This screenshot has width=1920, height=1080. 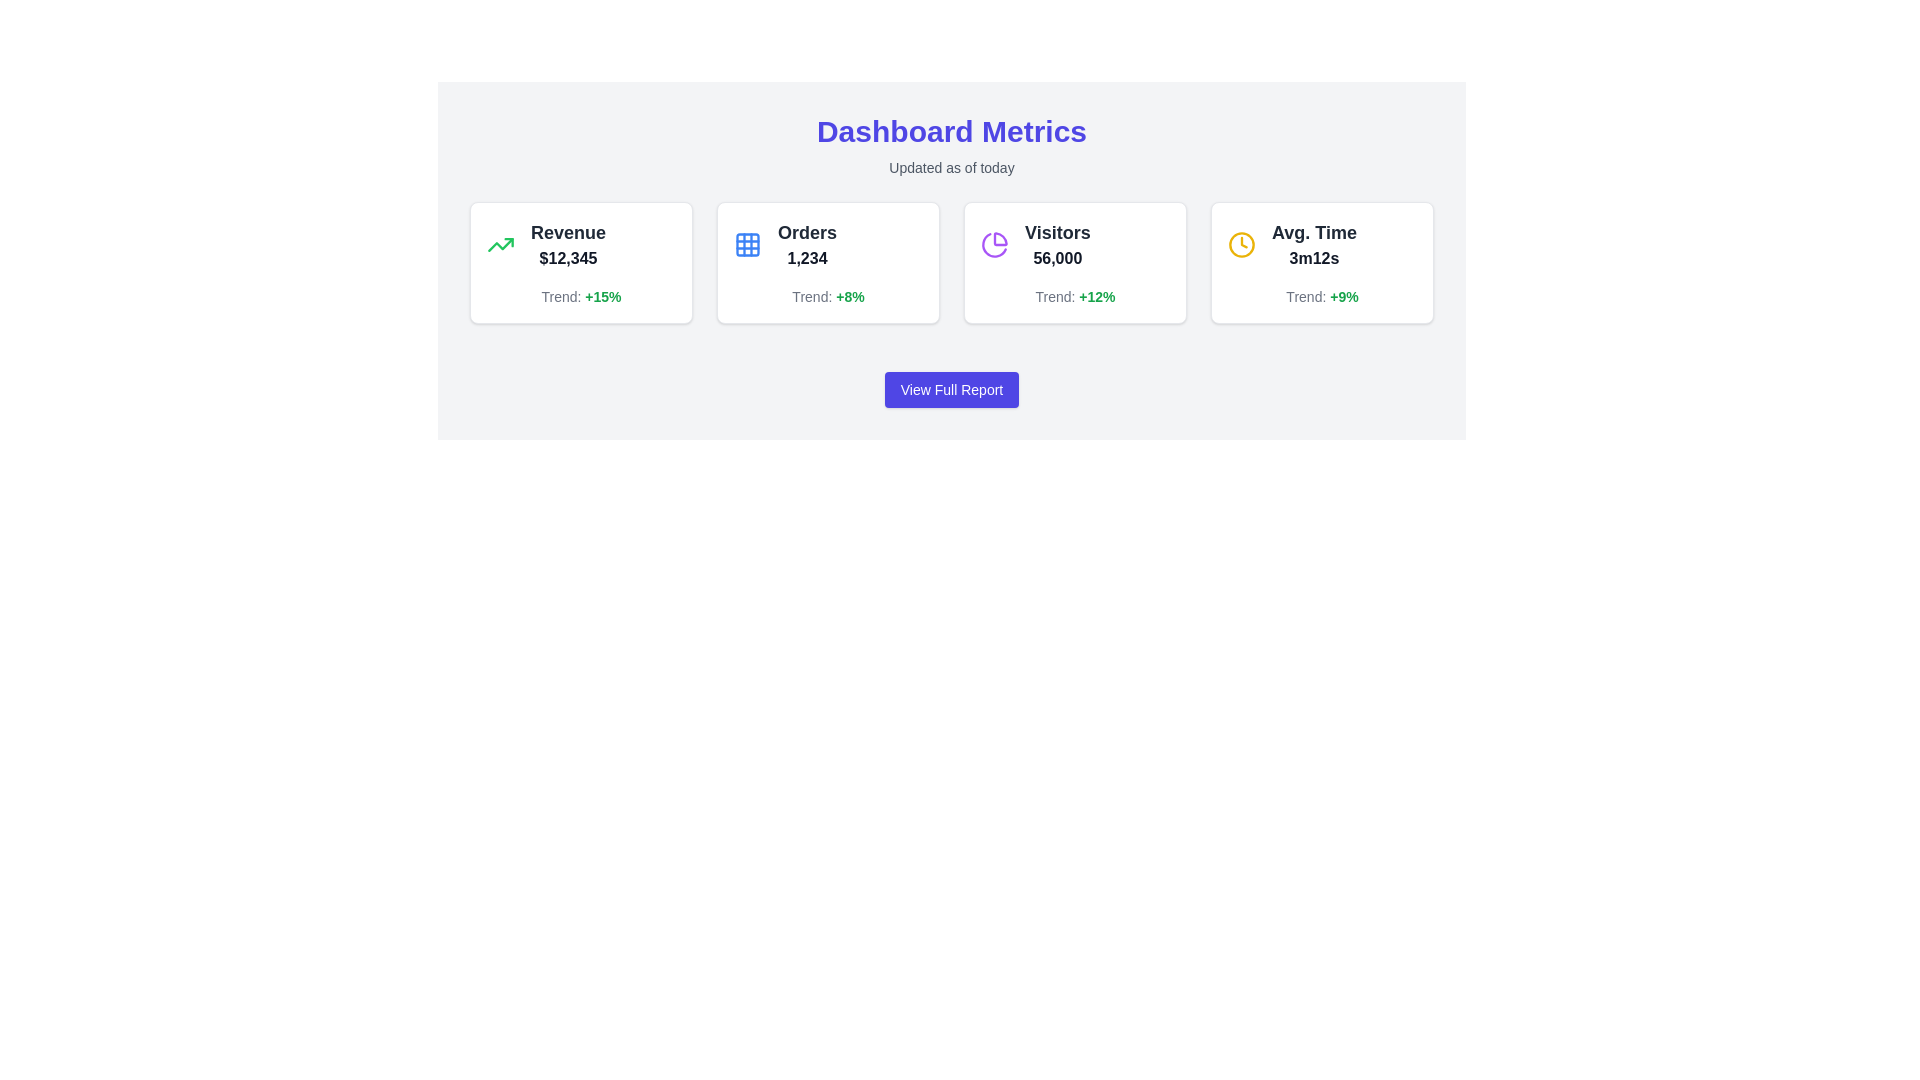 What do you see at coordinates (602, 297) in the screenshot?
I see `displayed trend value from the text label showing '+15%' in bold green font, located in the bottom-left card of the overview dashboard, following the text 'Trend:' and positioned below the revenue amount` at bounding box center [602, 297].